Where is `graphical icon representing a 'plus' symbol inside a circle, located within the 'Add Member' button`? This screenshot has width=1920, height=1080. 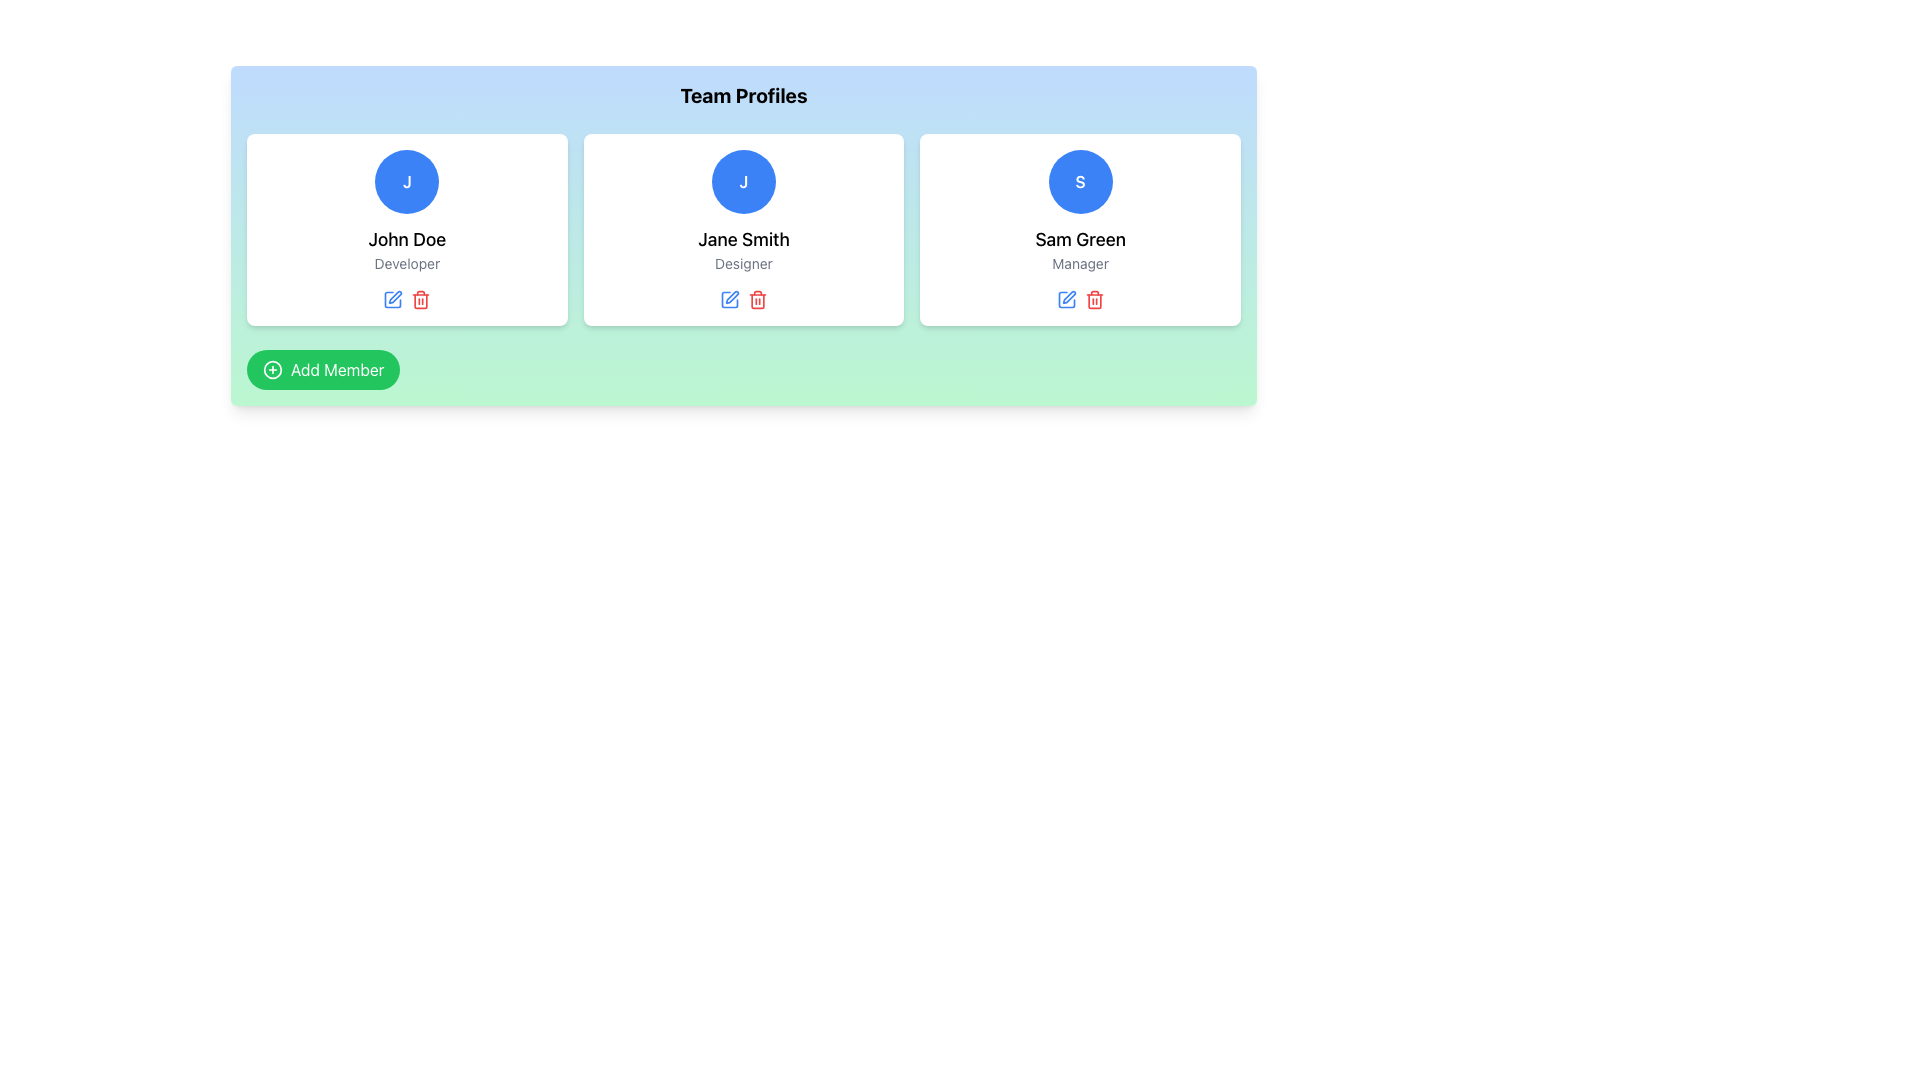 graphical icon representing a 'plus' symbol inside a circle, located within the 'Add Member' button is located at coordinates (272, 370).